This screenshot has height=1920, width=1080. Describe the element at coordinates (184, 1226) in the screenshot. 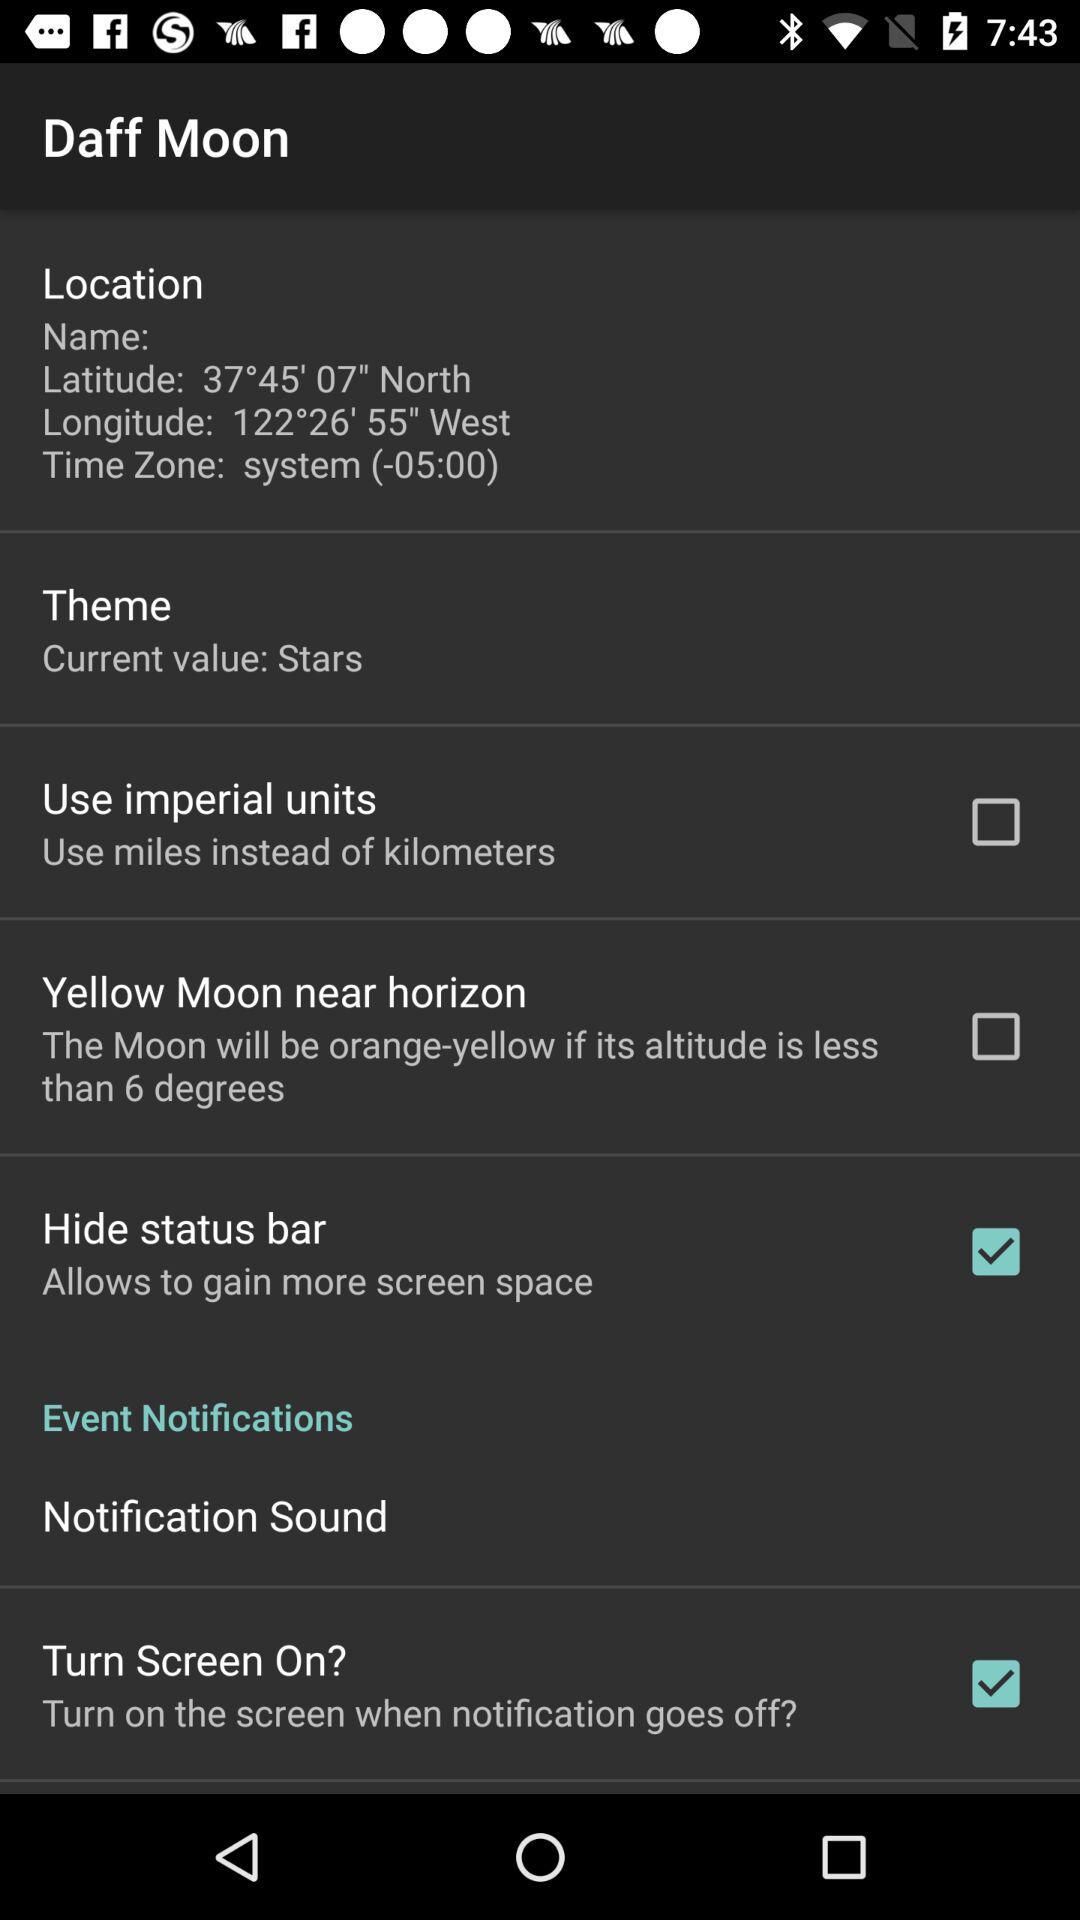

I see `icon below the moon will item` at that location.